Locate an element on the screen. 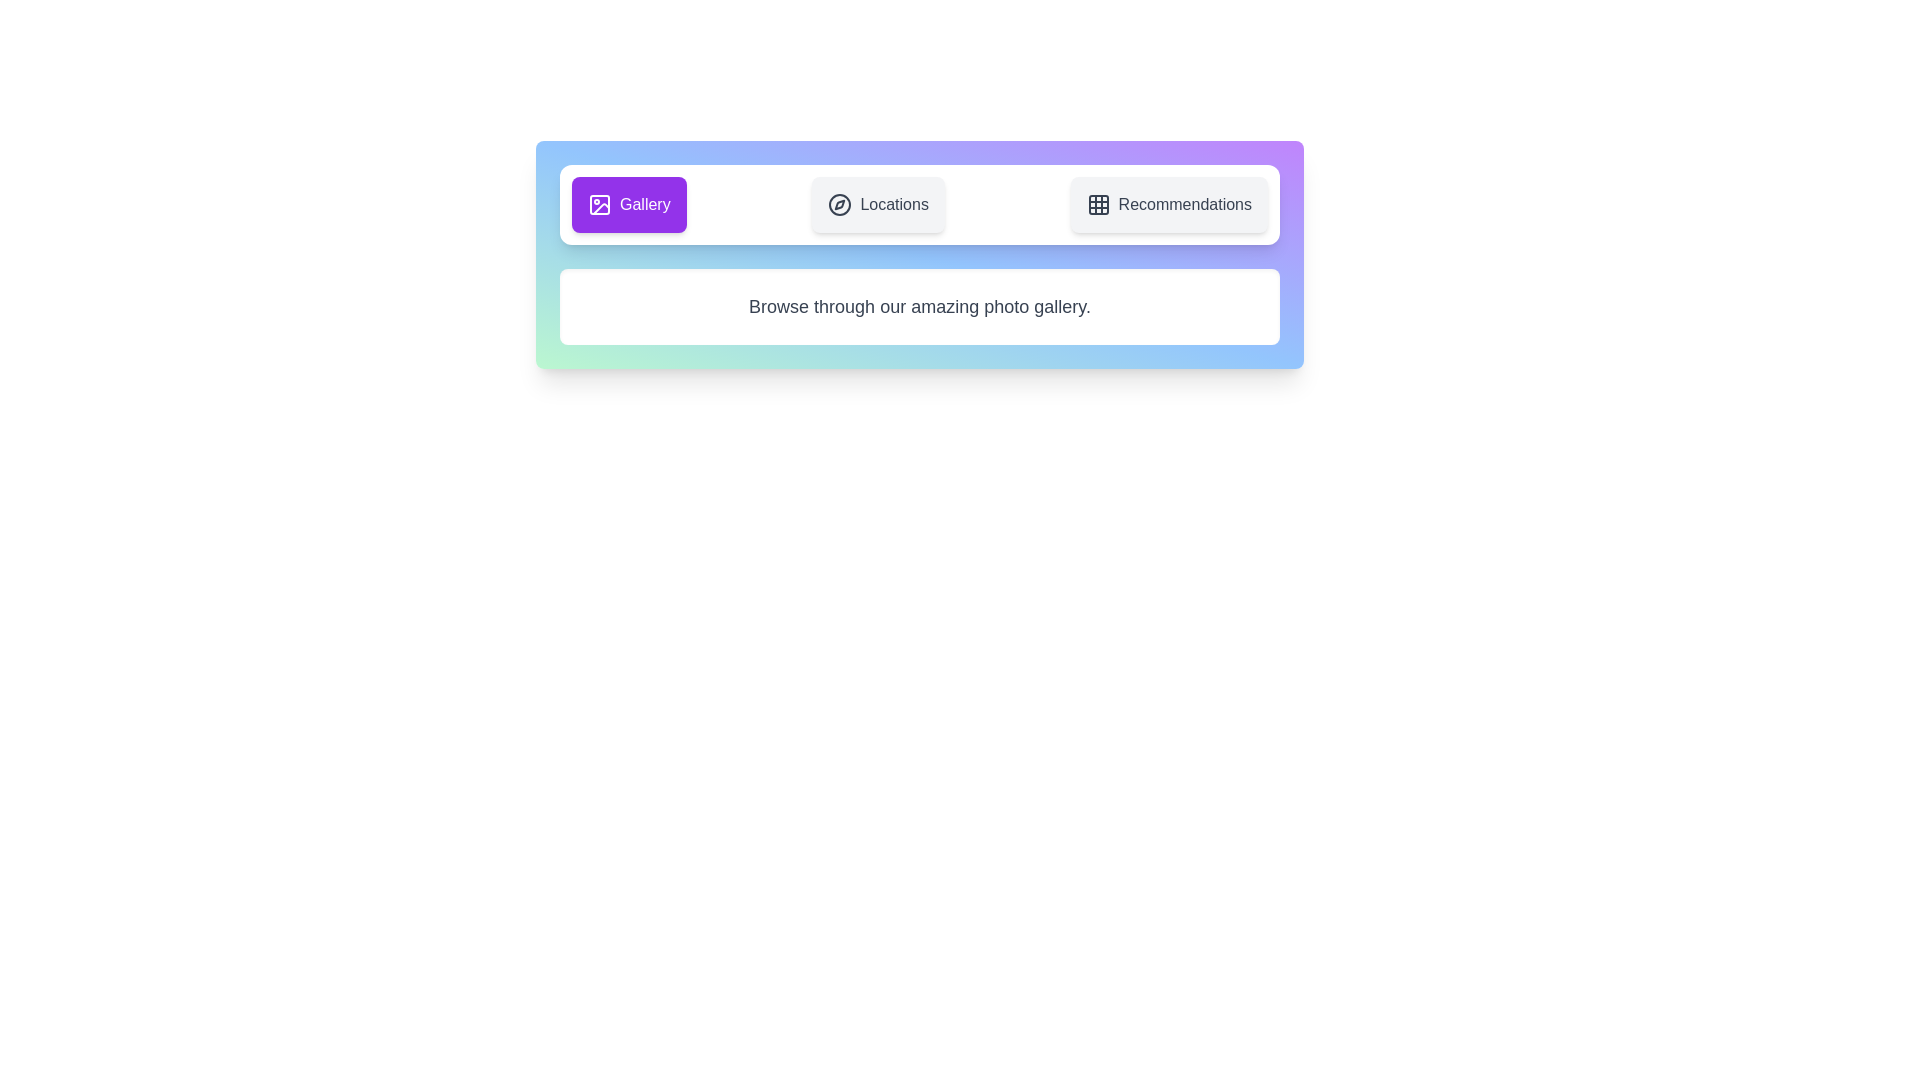 Image resolution: width=1920 pixels, height=1080 pixels. the tab Gallery by clicking on it is located at coordinates (628, 204).